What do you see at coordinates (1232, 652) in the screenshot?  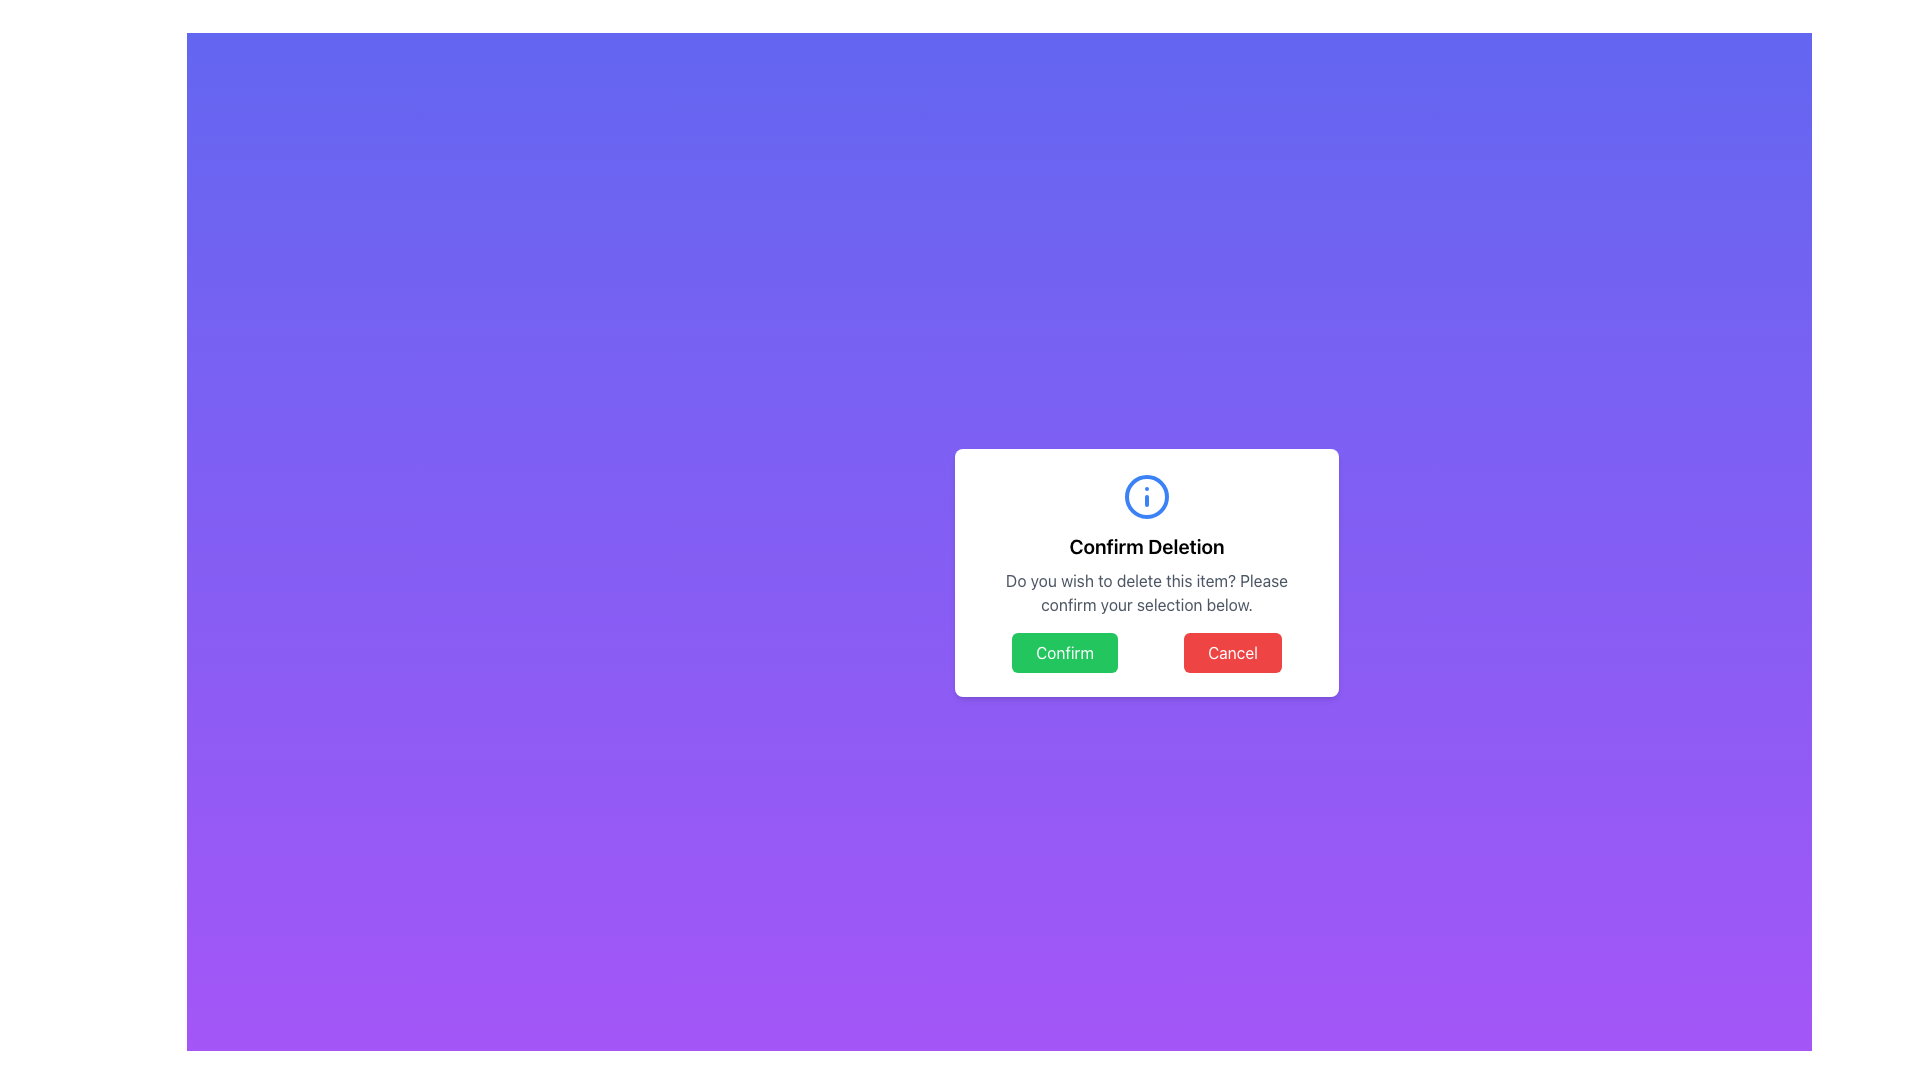 I see `the cancel button located at the bottom right of the modal dialog` at bounding box center [1232, 652].